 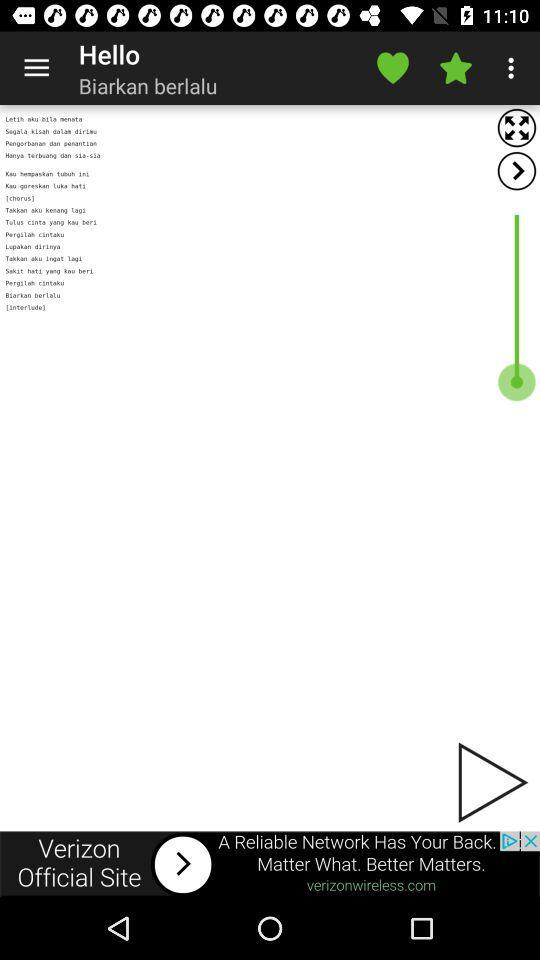 What do you see at coordinates (270, 863) in the screenshot?
I see `another site` at bounding box center [270, 863].